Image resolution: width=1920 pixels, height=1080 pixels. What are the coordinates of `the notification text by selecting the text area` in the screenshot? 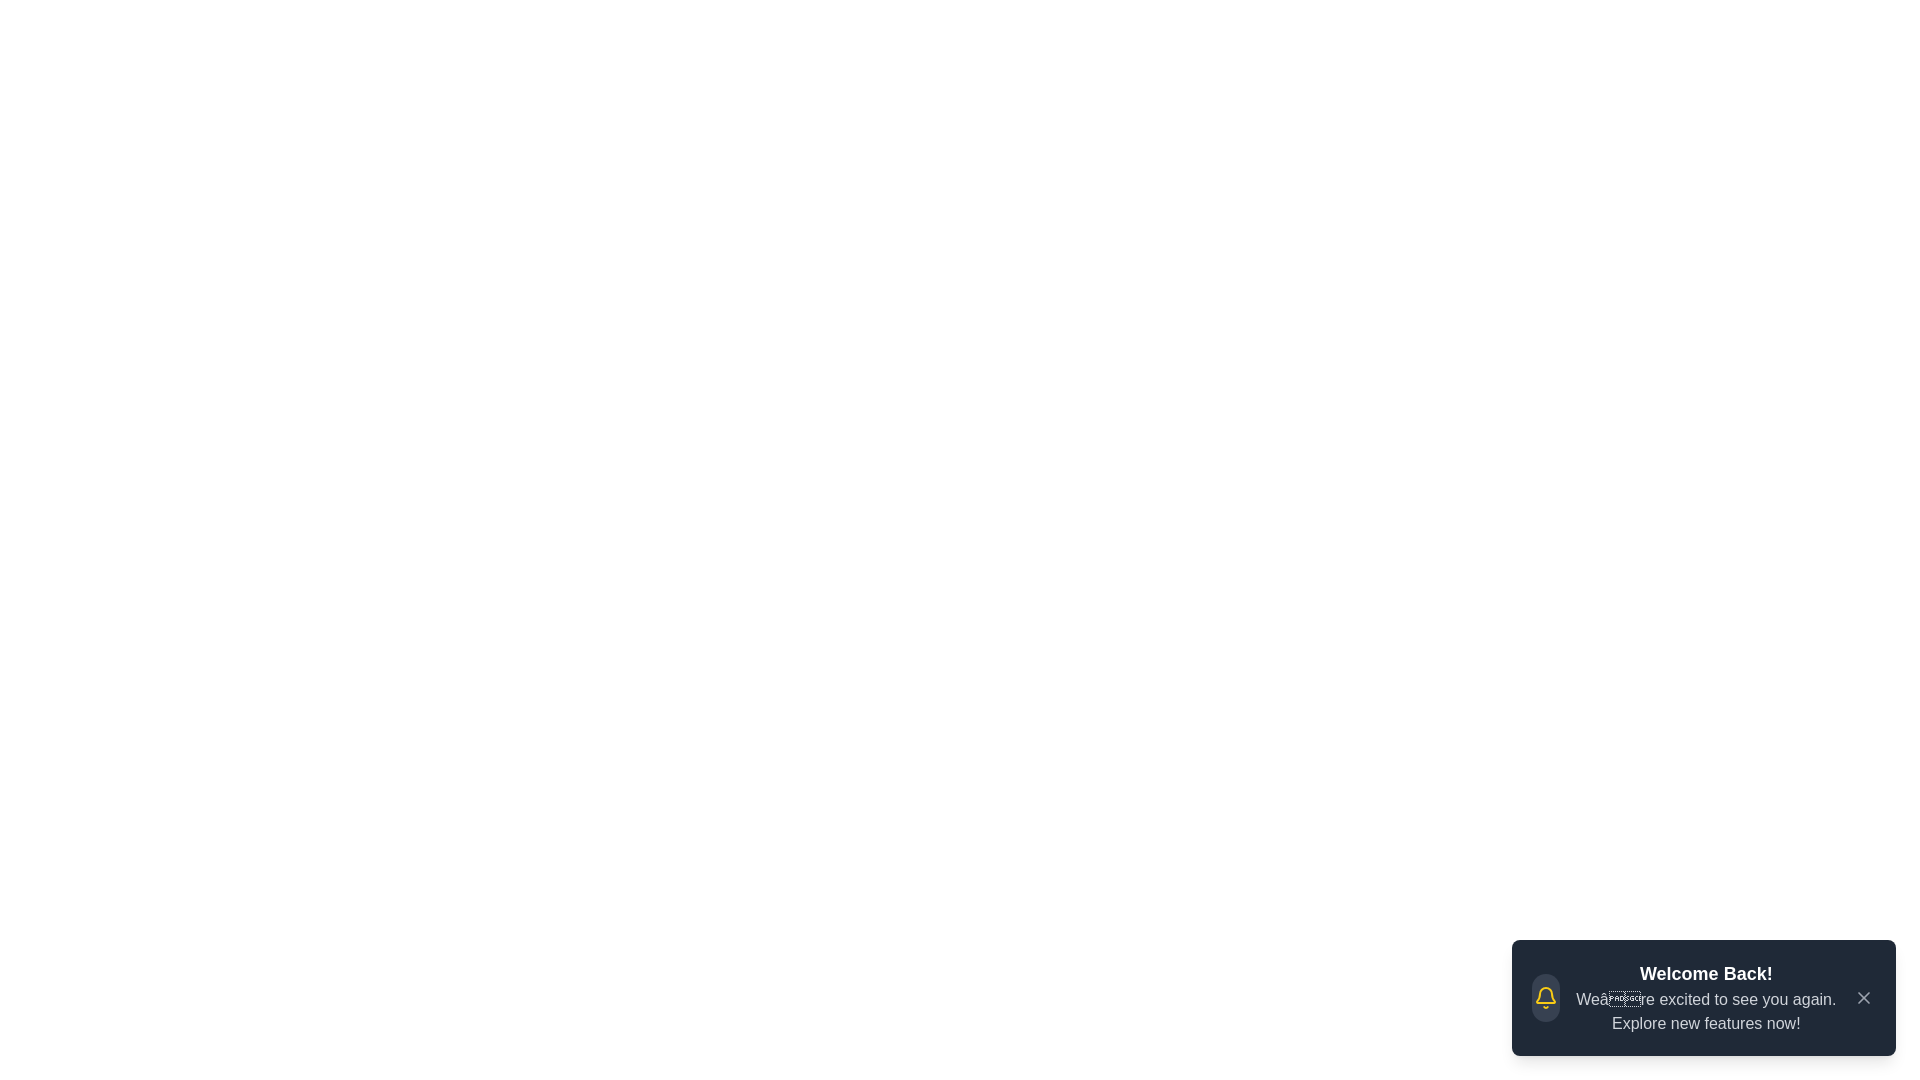 It's located at (1573, 959).